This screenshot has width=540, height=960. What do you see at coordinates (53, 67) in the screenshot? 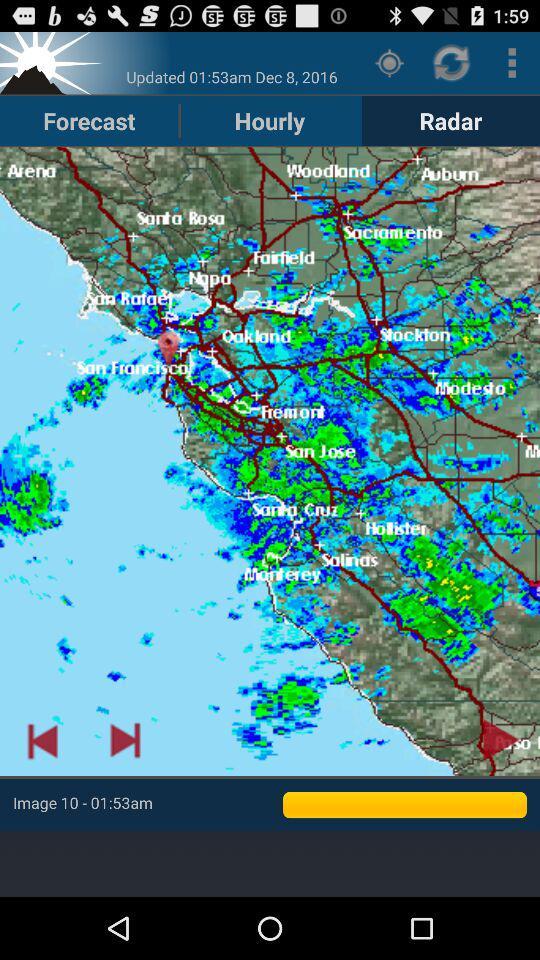
I see `the close icon` at bounding box center [53, 67].